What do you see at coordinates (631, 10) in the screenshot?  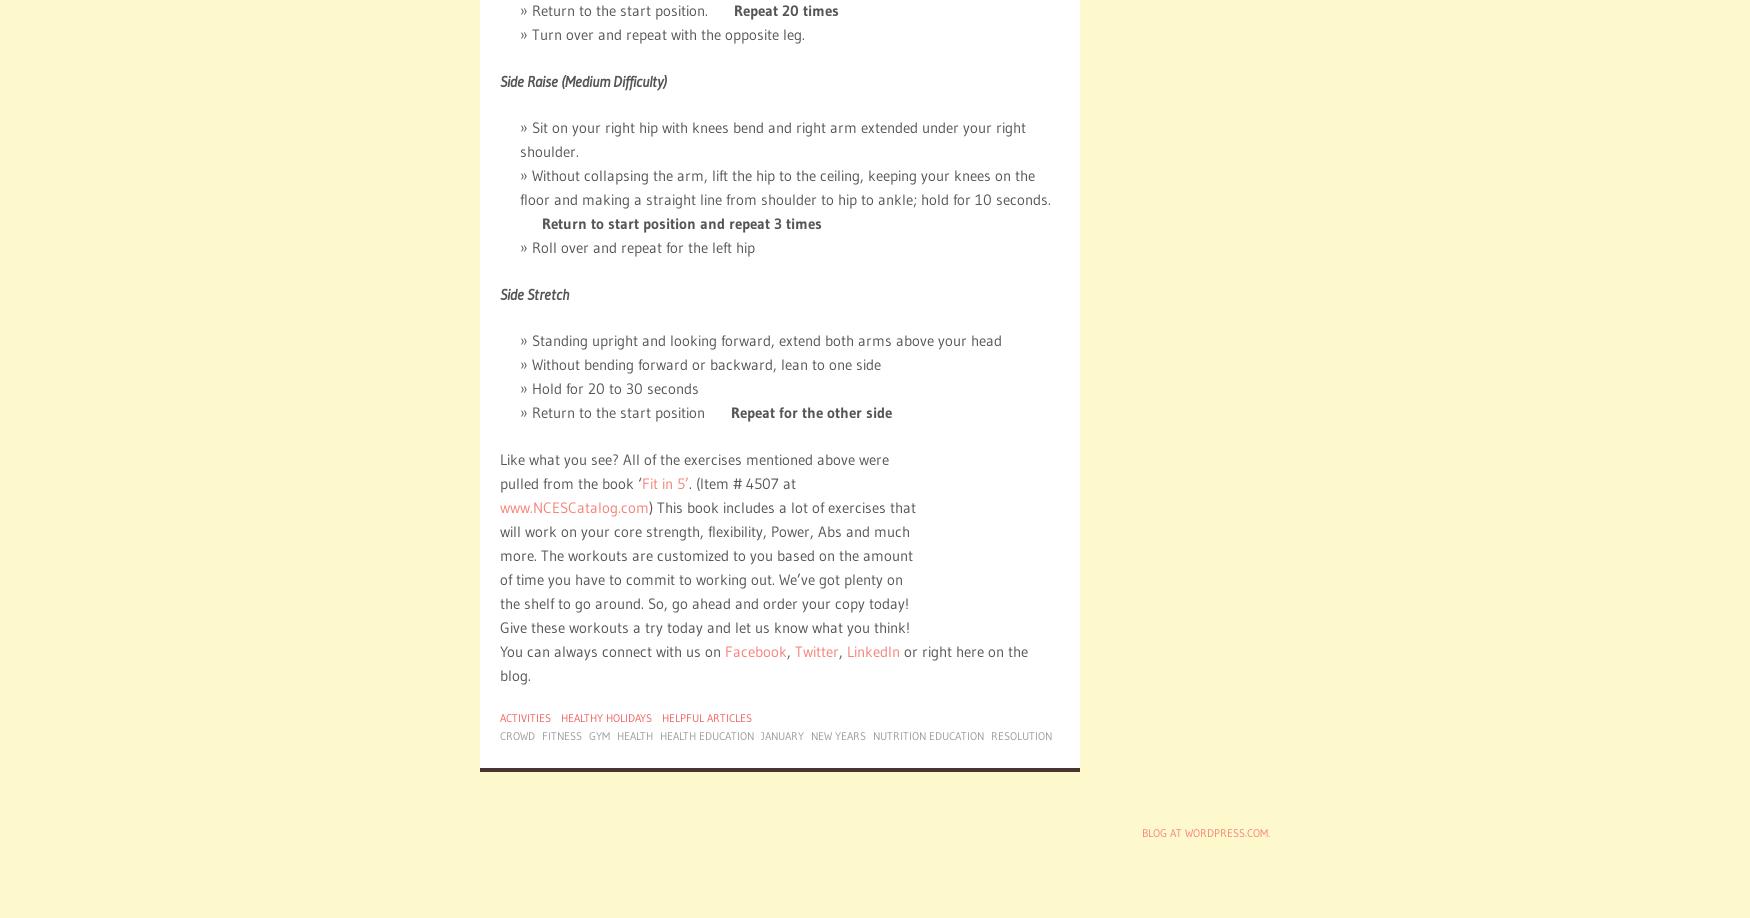 I see `'Return to the start position.'` at bounding box center [631, 10].